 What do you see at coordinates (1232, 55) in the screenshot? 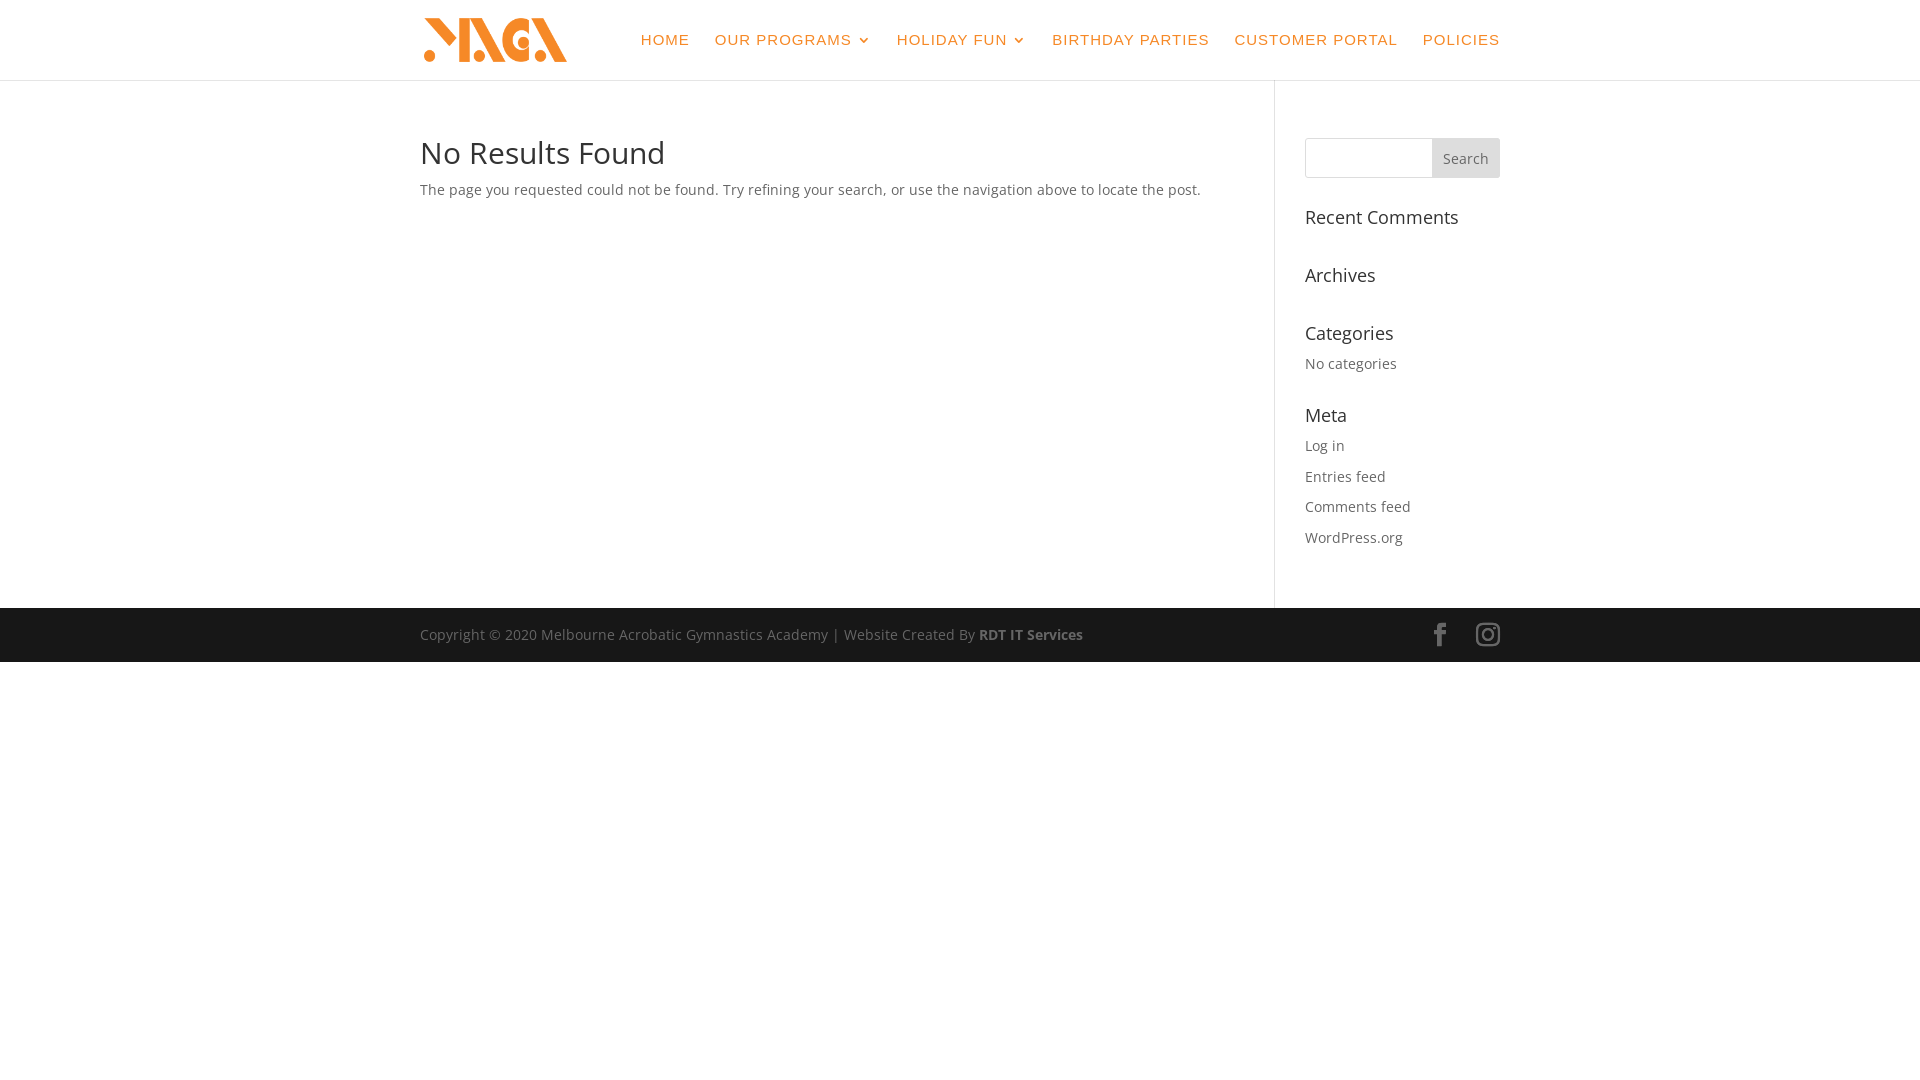
I see `'CUSTOMER PORTAL'` at bounding box center [1232, 55].